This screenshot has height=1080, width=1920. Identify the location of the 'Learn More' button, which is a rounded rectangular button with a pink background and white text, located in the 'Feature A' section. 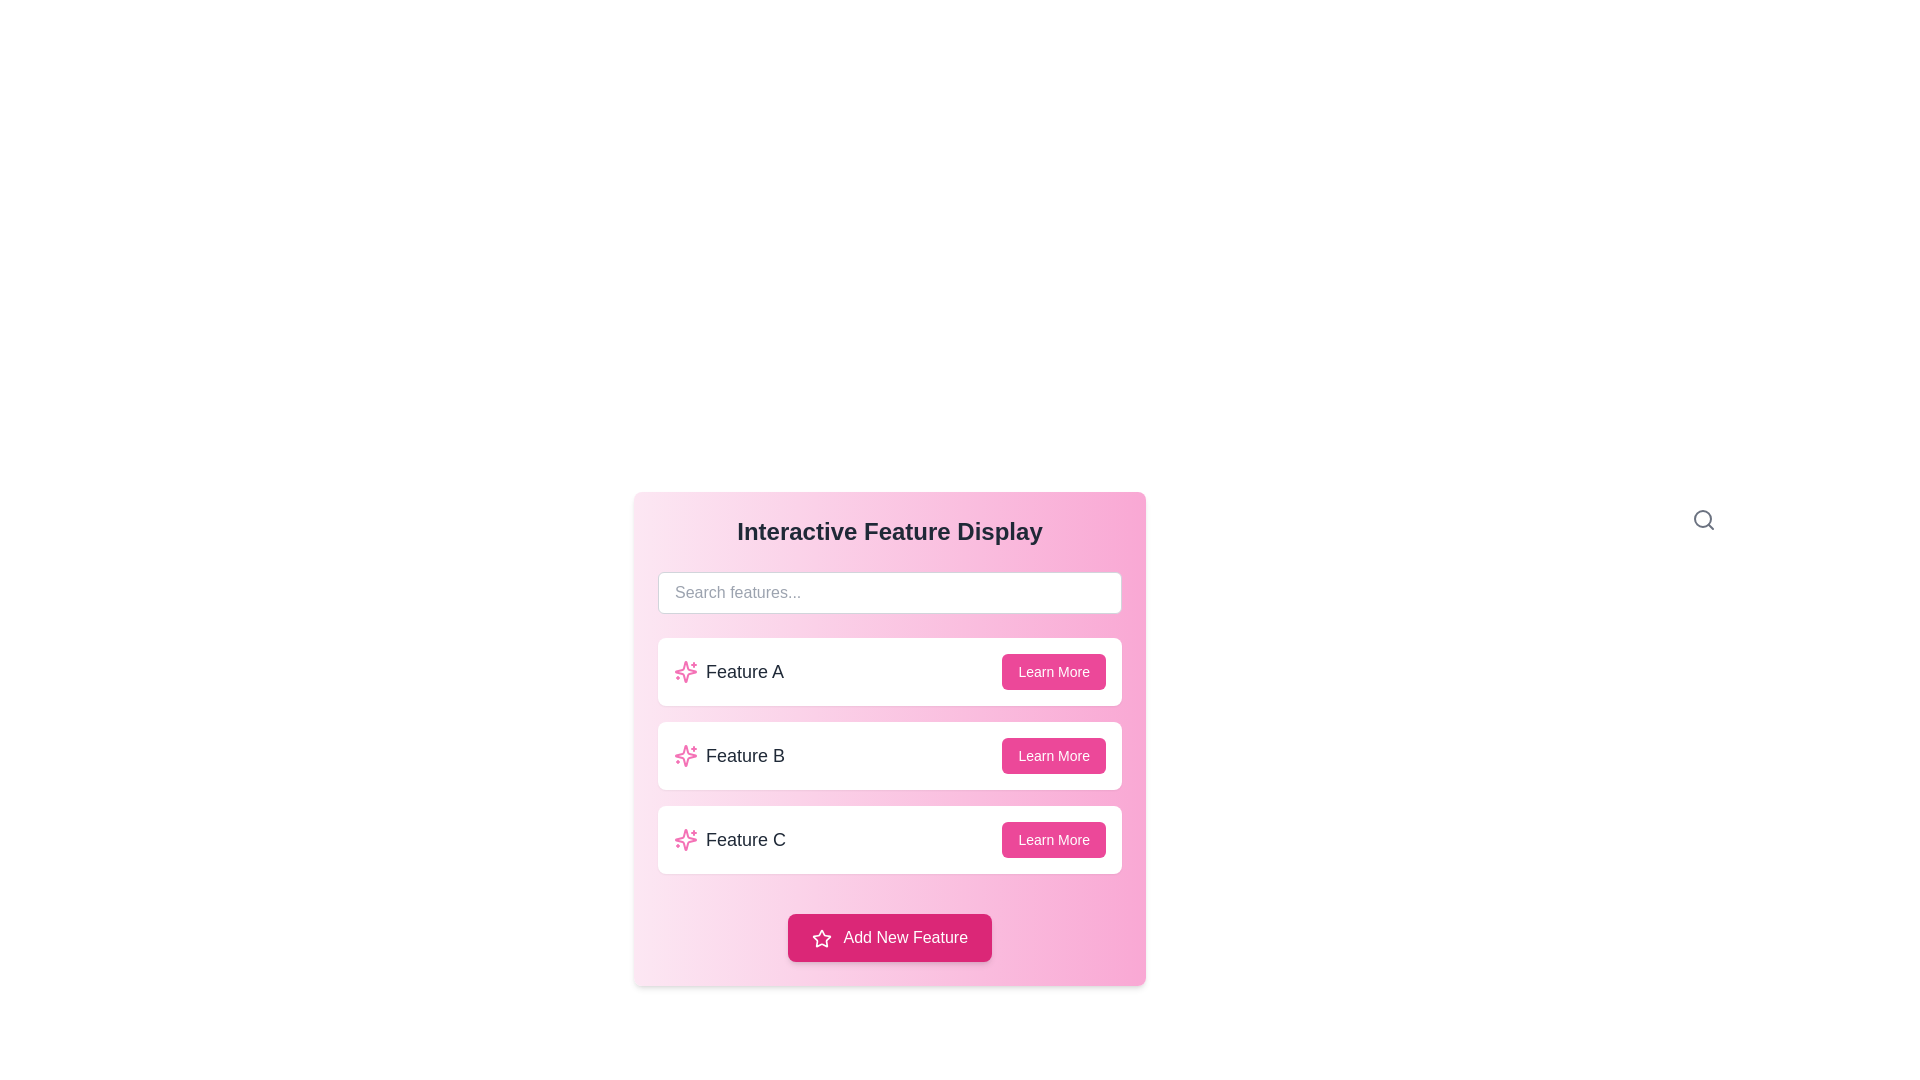
(1053, 671).